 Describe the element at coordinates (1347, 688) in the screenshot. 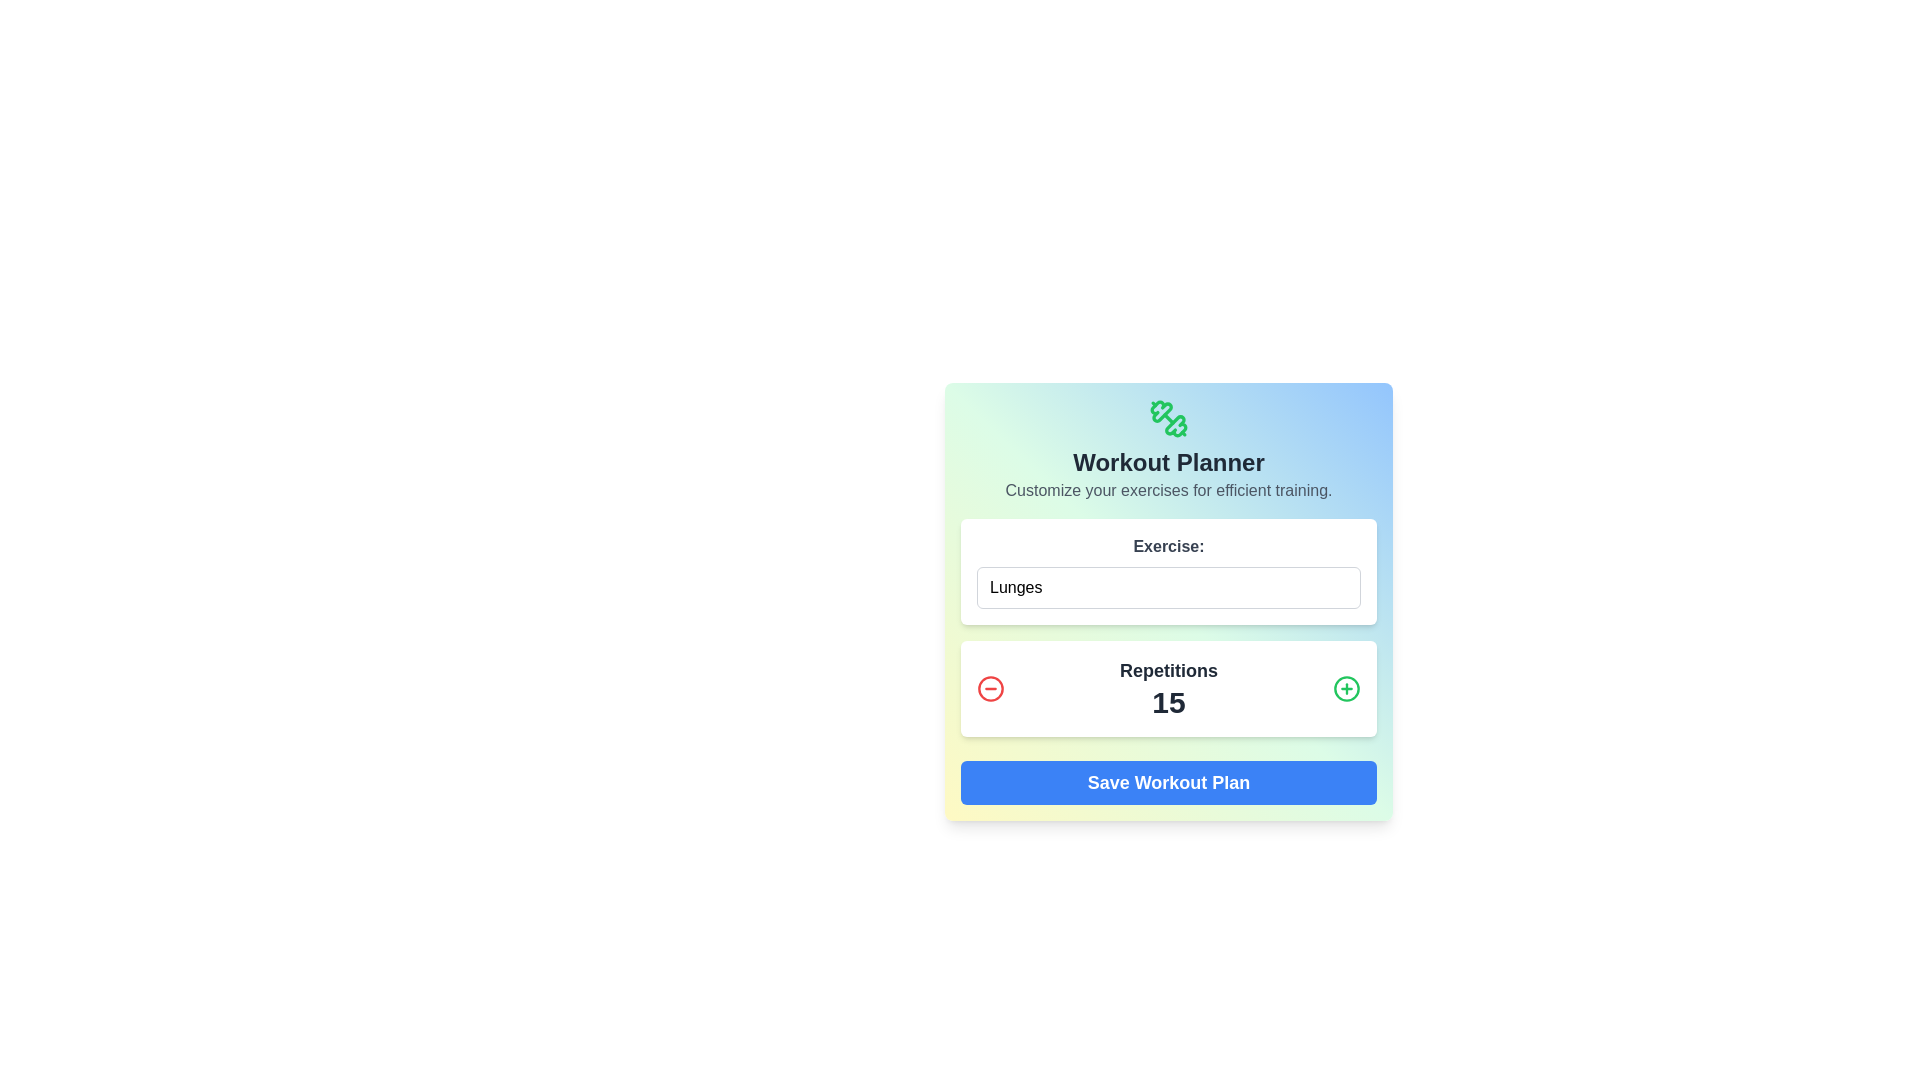

I see `the green circular button with a plus symbol that is aligned with the number '15' in the 'Repetitions' section` at that location.